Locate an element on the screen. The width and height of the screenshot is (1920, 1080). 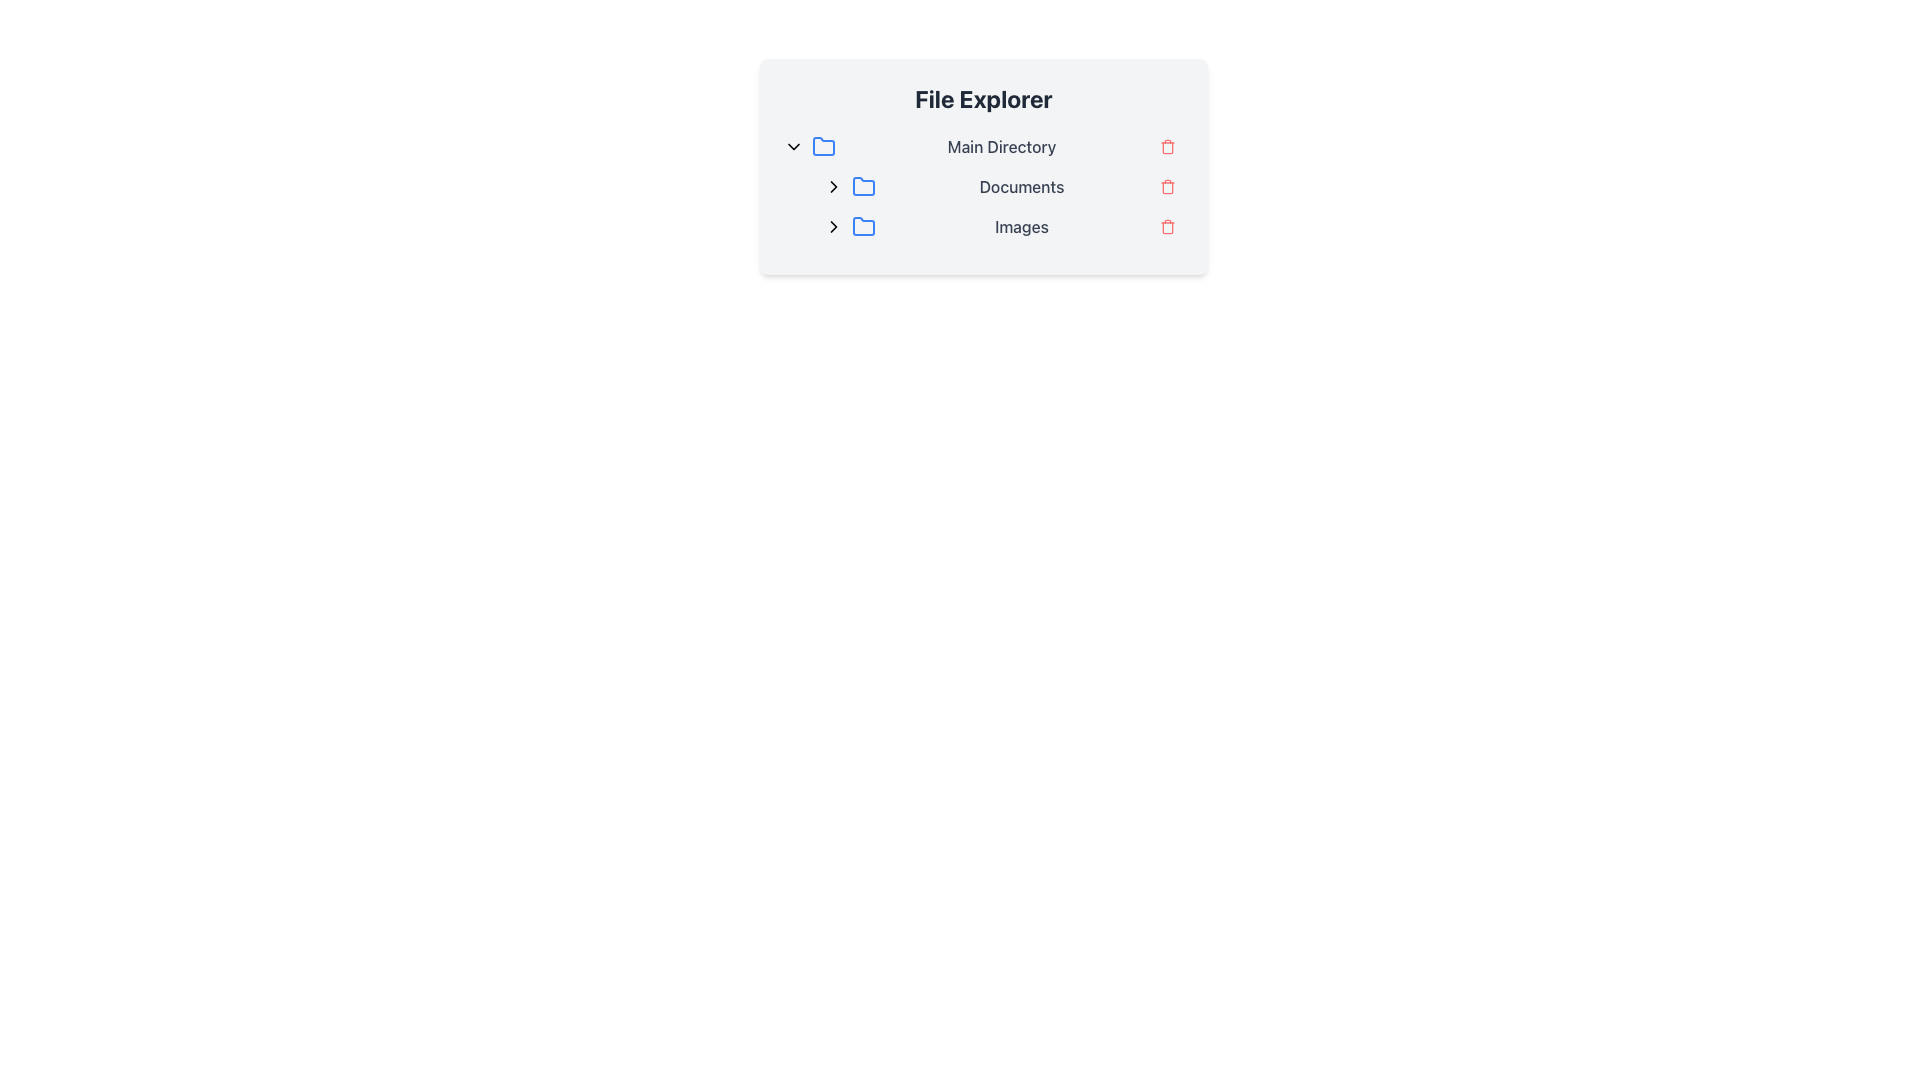
the red trash bin icon, located in the same row as 'Images' in the 'File Explorer' interface is located at coordinates (1167, 226).